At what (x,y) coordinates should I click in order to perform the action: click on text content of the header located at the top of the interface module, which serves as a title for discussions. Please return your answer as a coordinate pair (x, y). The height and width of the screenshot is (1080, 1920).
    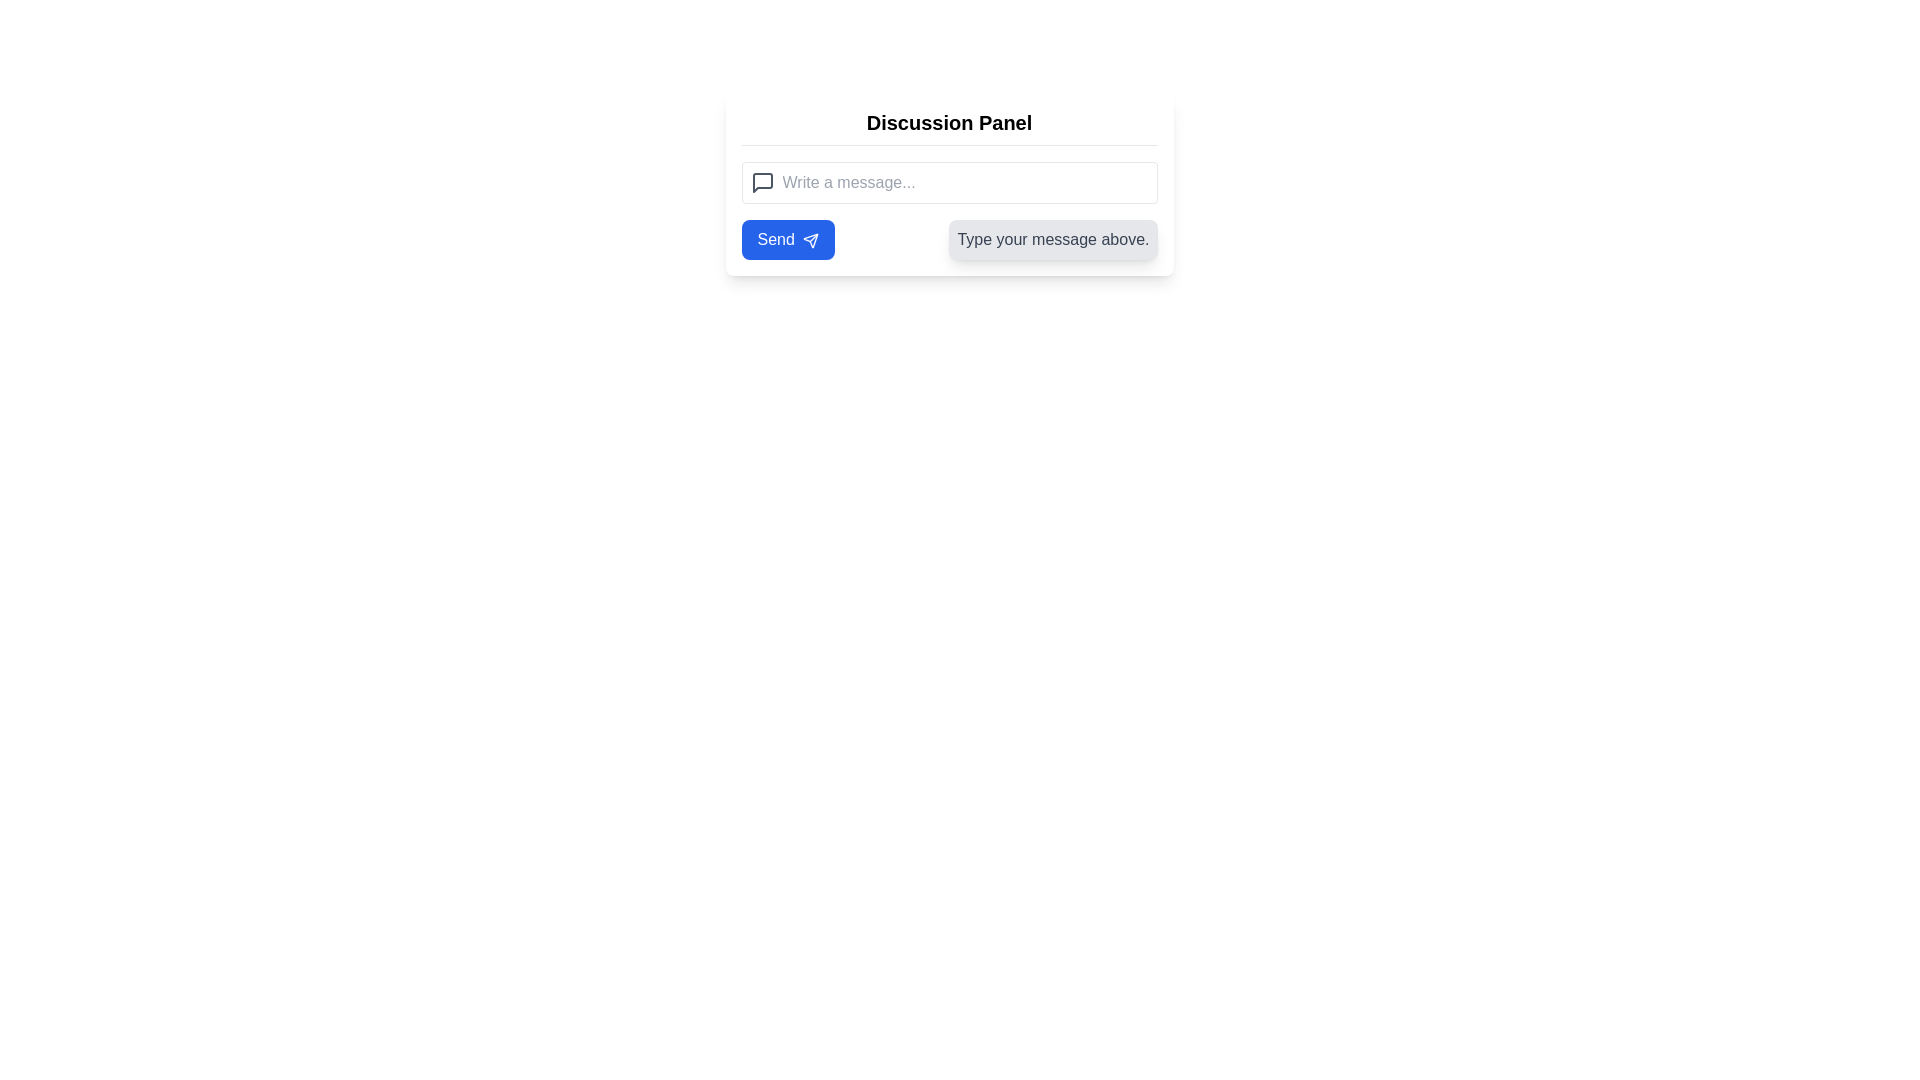
    Looking at the image, I should click on (948, 123).